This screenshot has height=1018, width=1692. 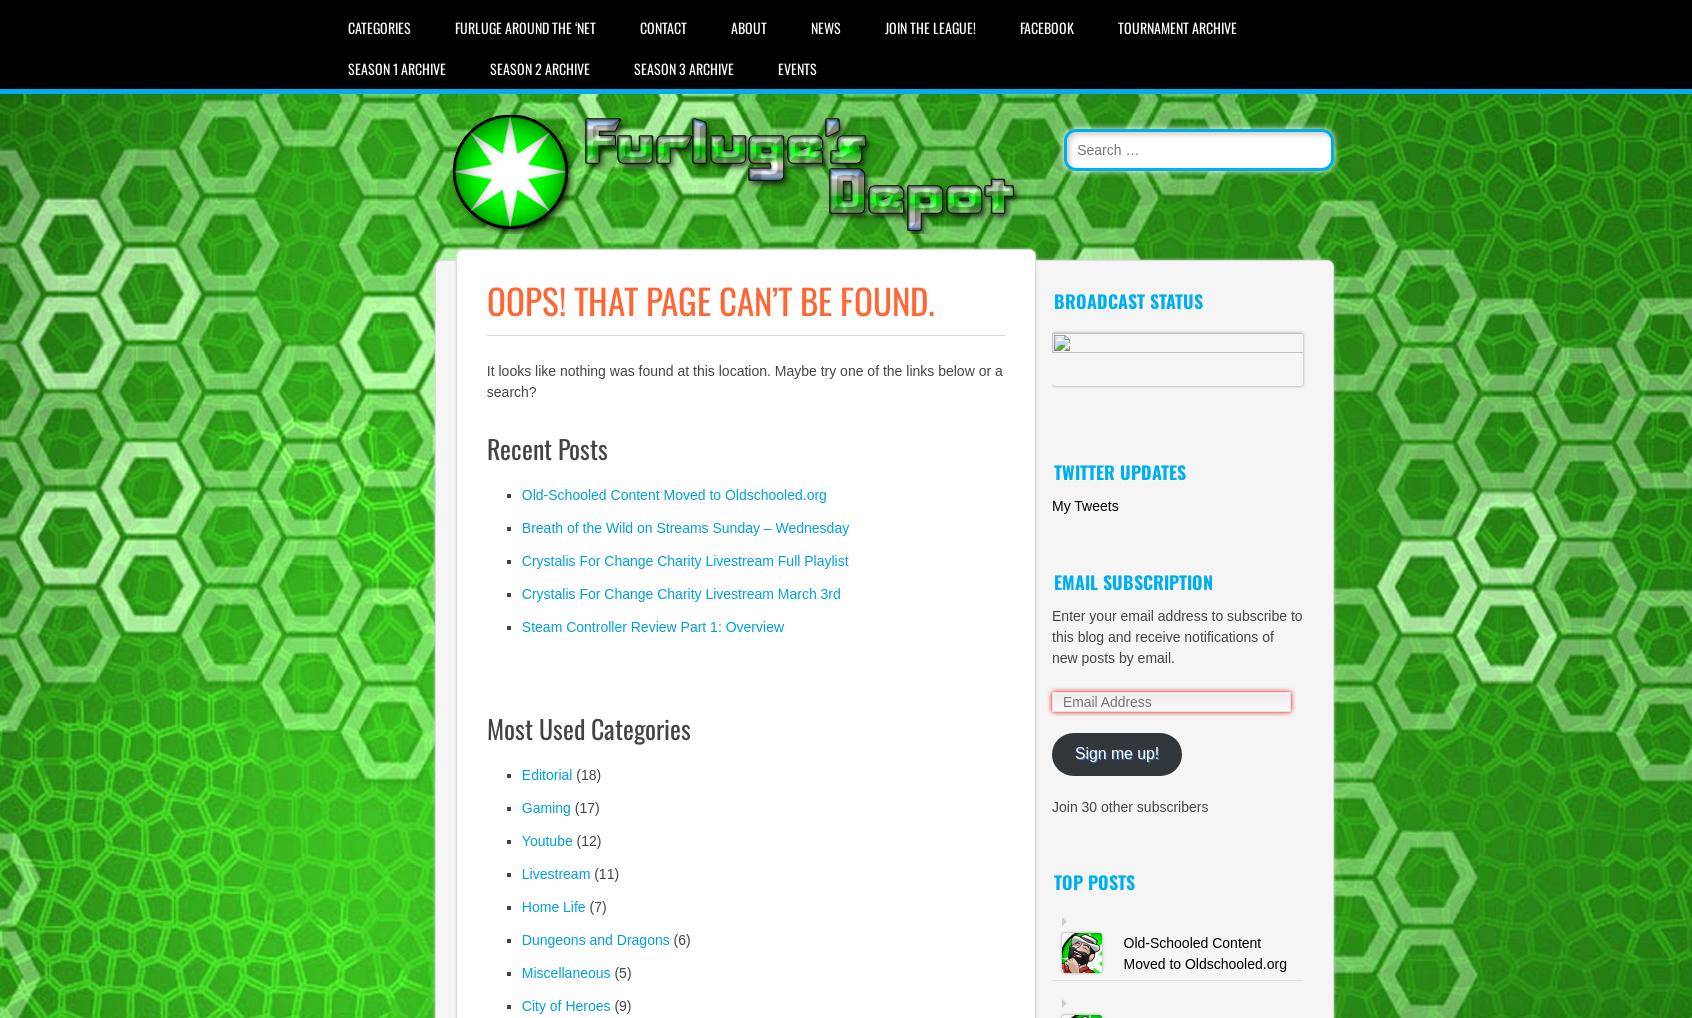 What do you see at coordinates (1132, 581) in the screenshot?
I see `'Email Subscription'` at bounding box center [1132, 581].